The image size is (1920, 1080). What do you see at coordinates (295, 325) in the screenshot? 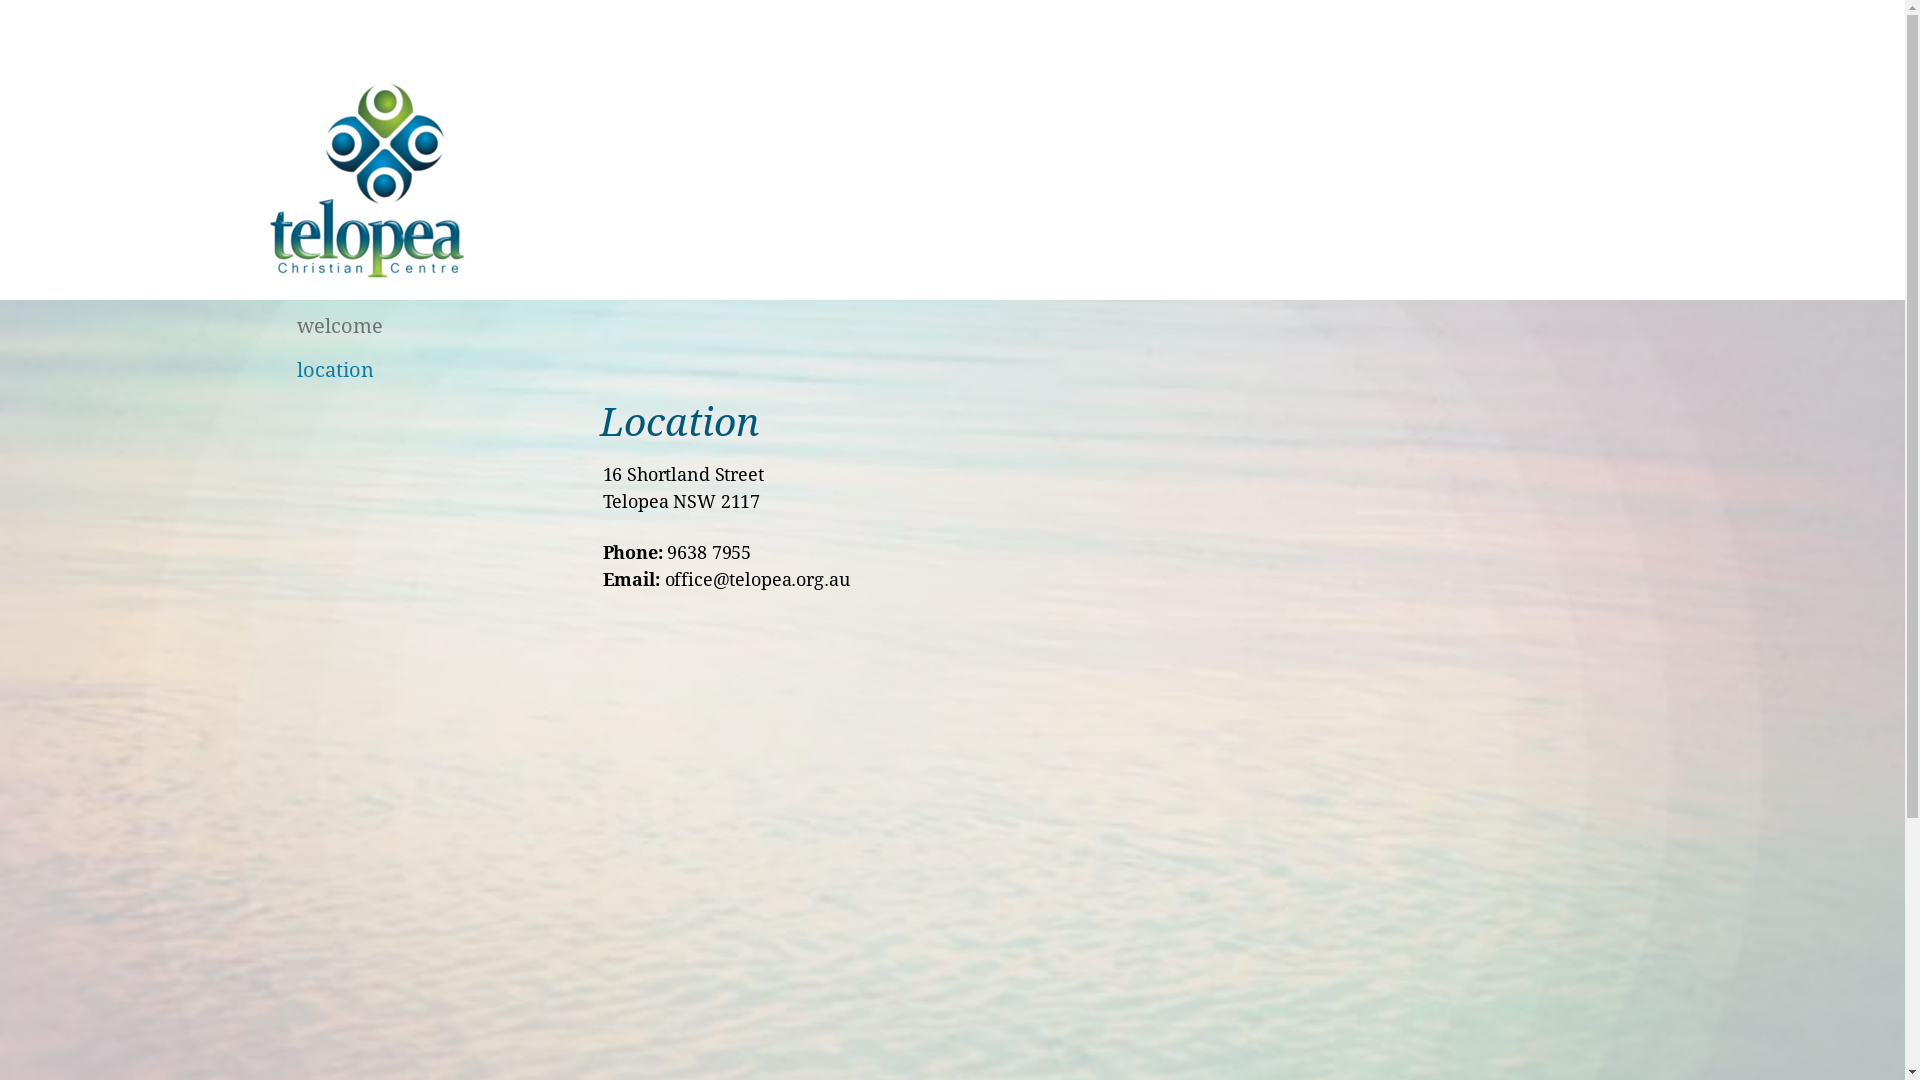
I see `'welcome'` at bounding box center [295, 325].